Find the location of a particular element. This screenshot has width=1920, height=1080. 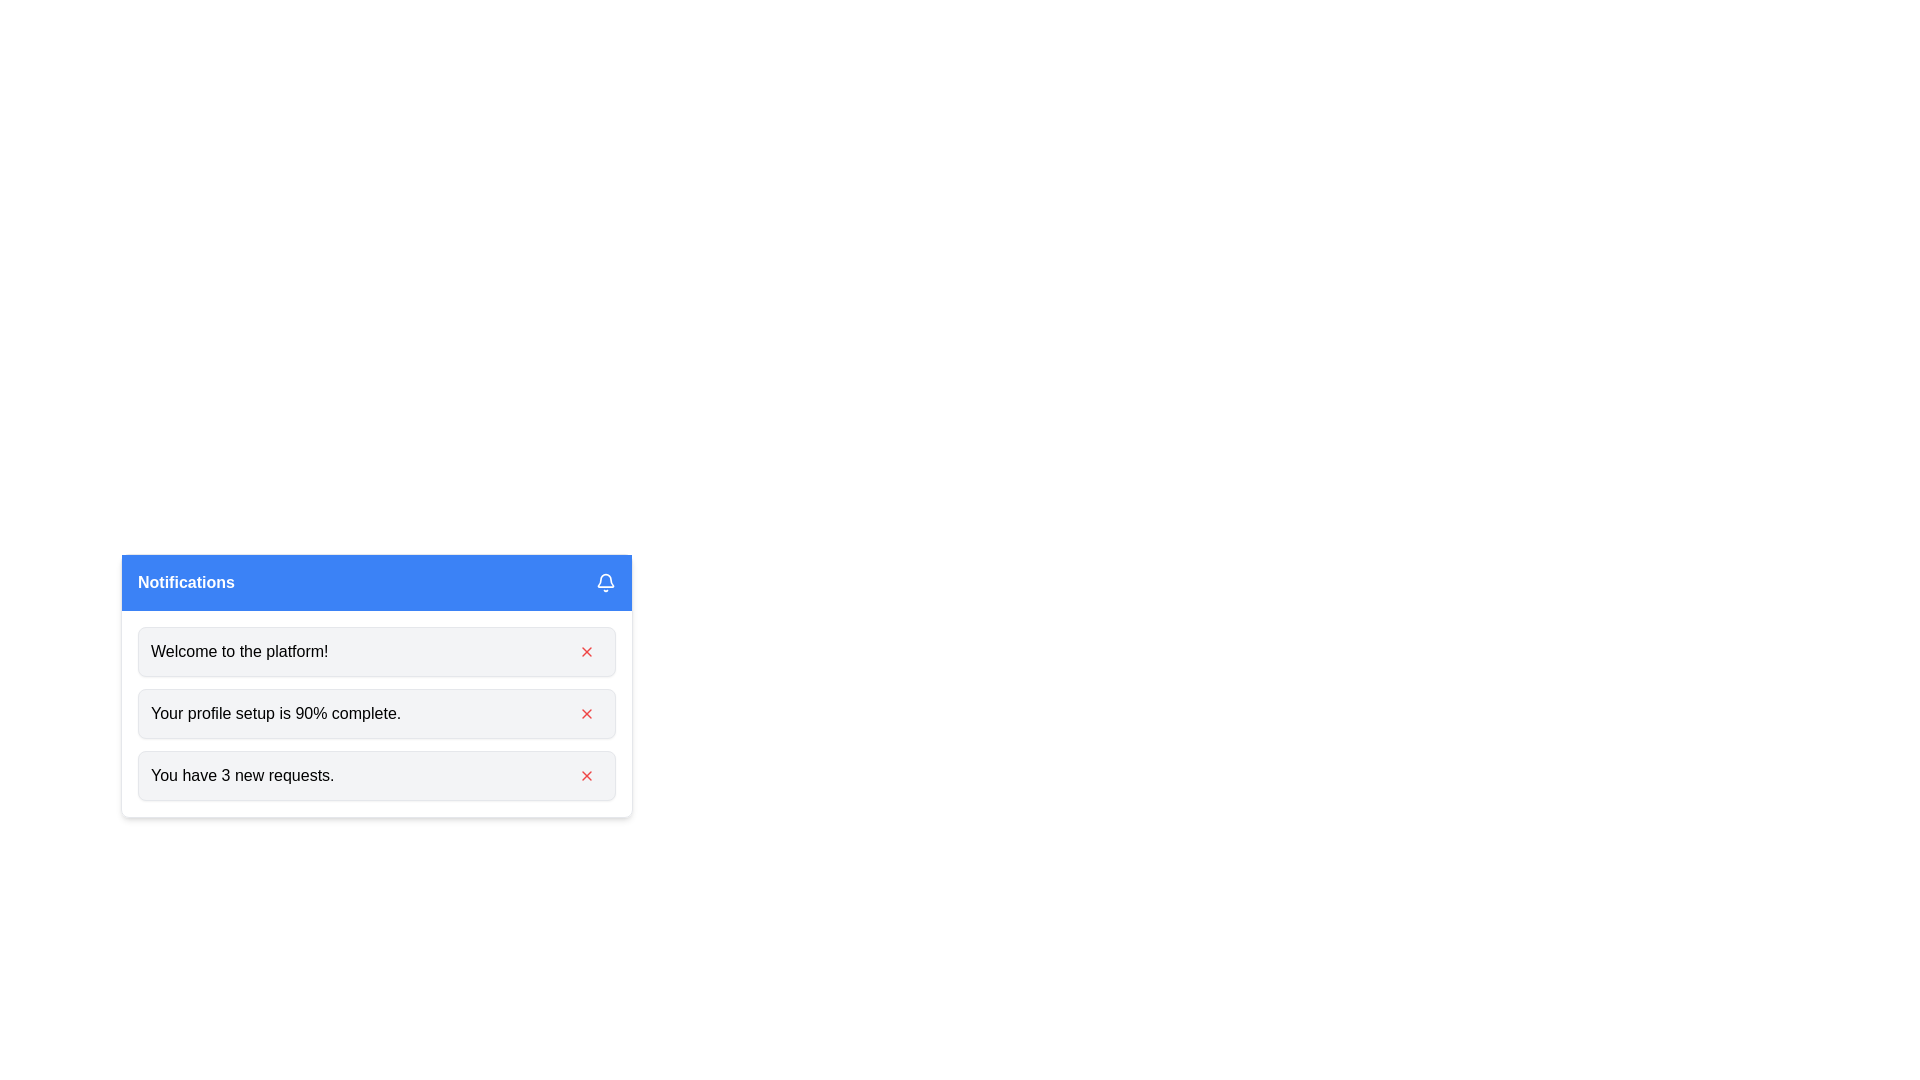

the blue bell icon located in the header section labeled 'Notifications' to possibly reveal additional information is located at coordinates (604, 582).